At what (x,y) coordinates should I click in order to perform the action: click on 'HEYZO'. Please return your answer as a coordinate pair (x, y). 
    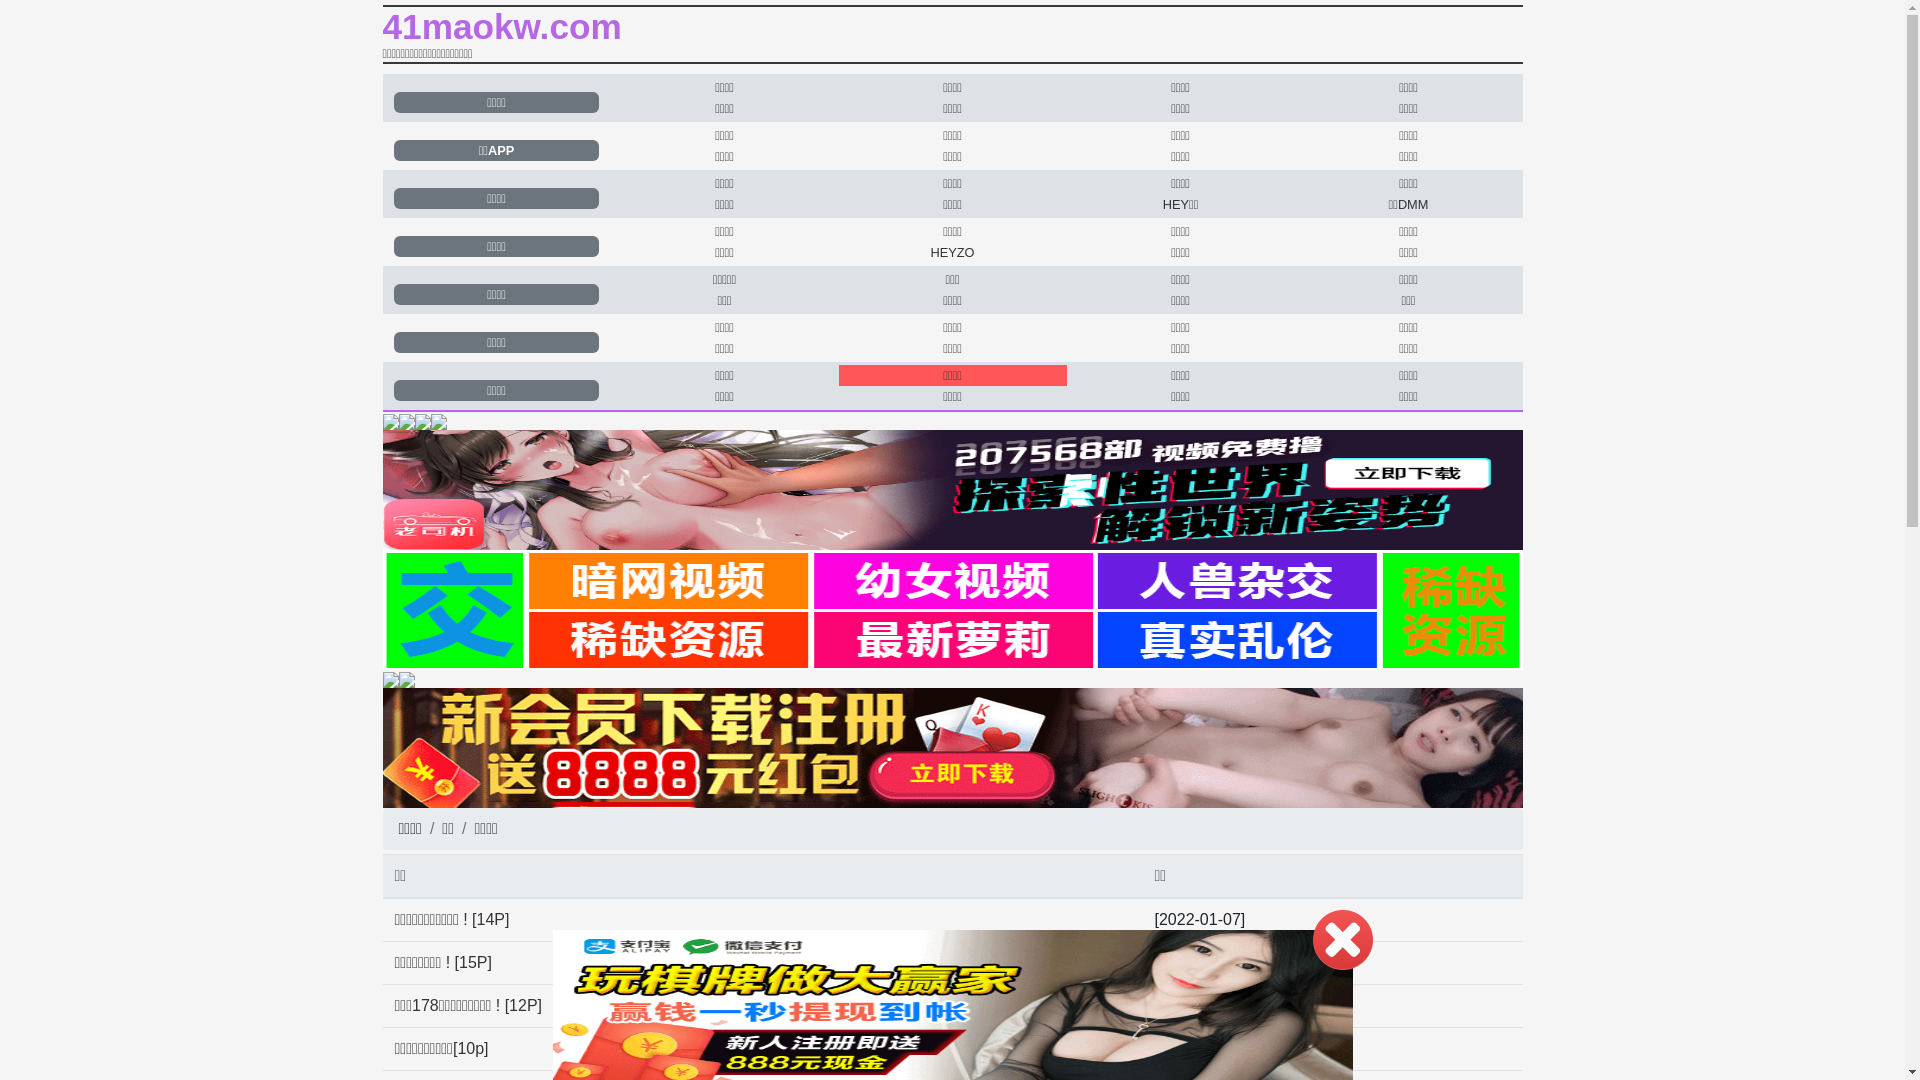
    Looking at the image, I should click on (951, 251).